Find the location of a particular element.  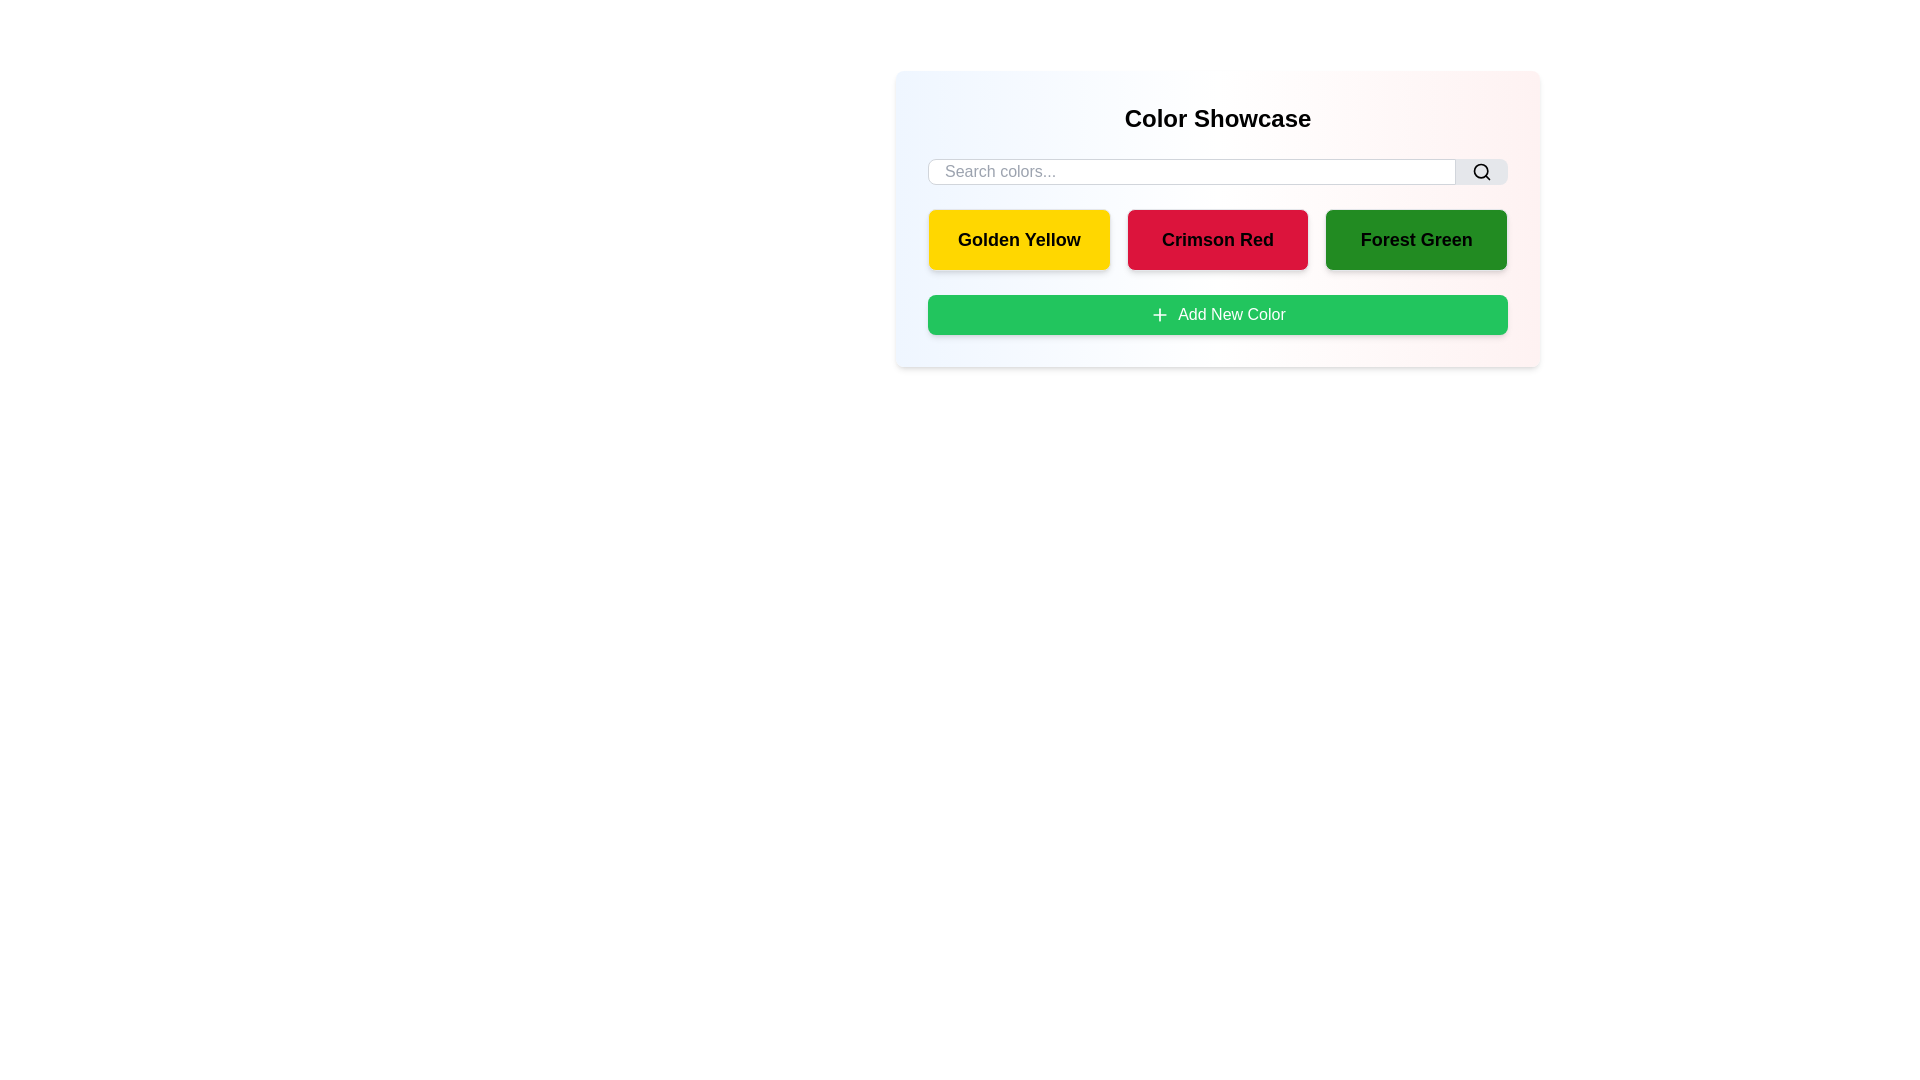

the search icon located at the far-right end of the search bar is located at coordinates (1482, 171).